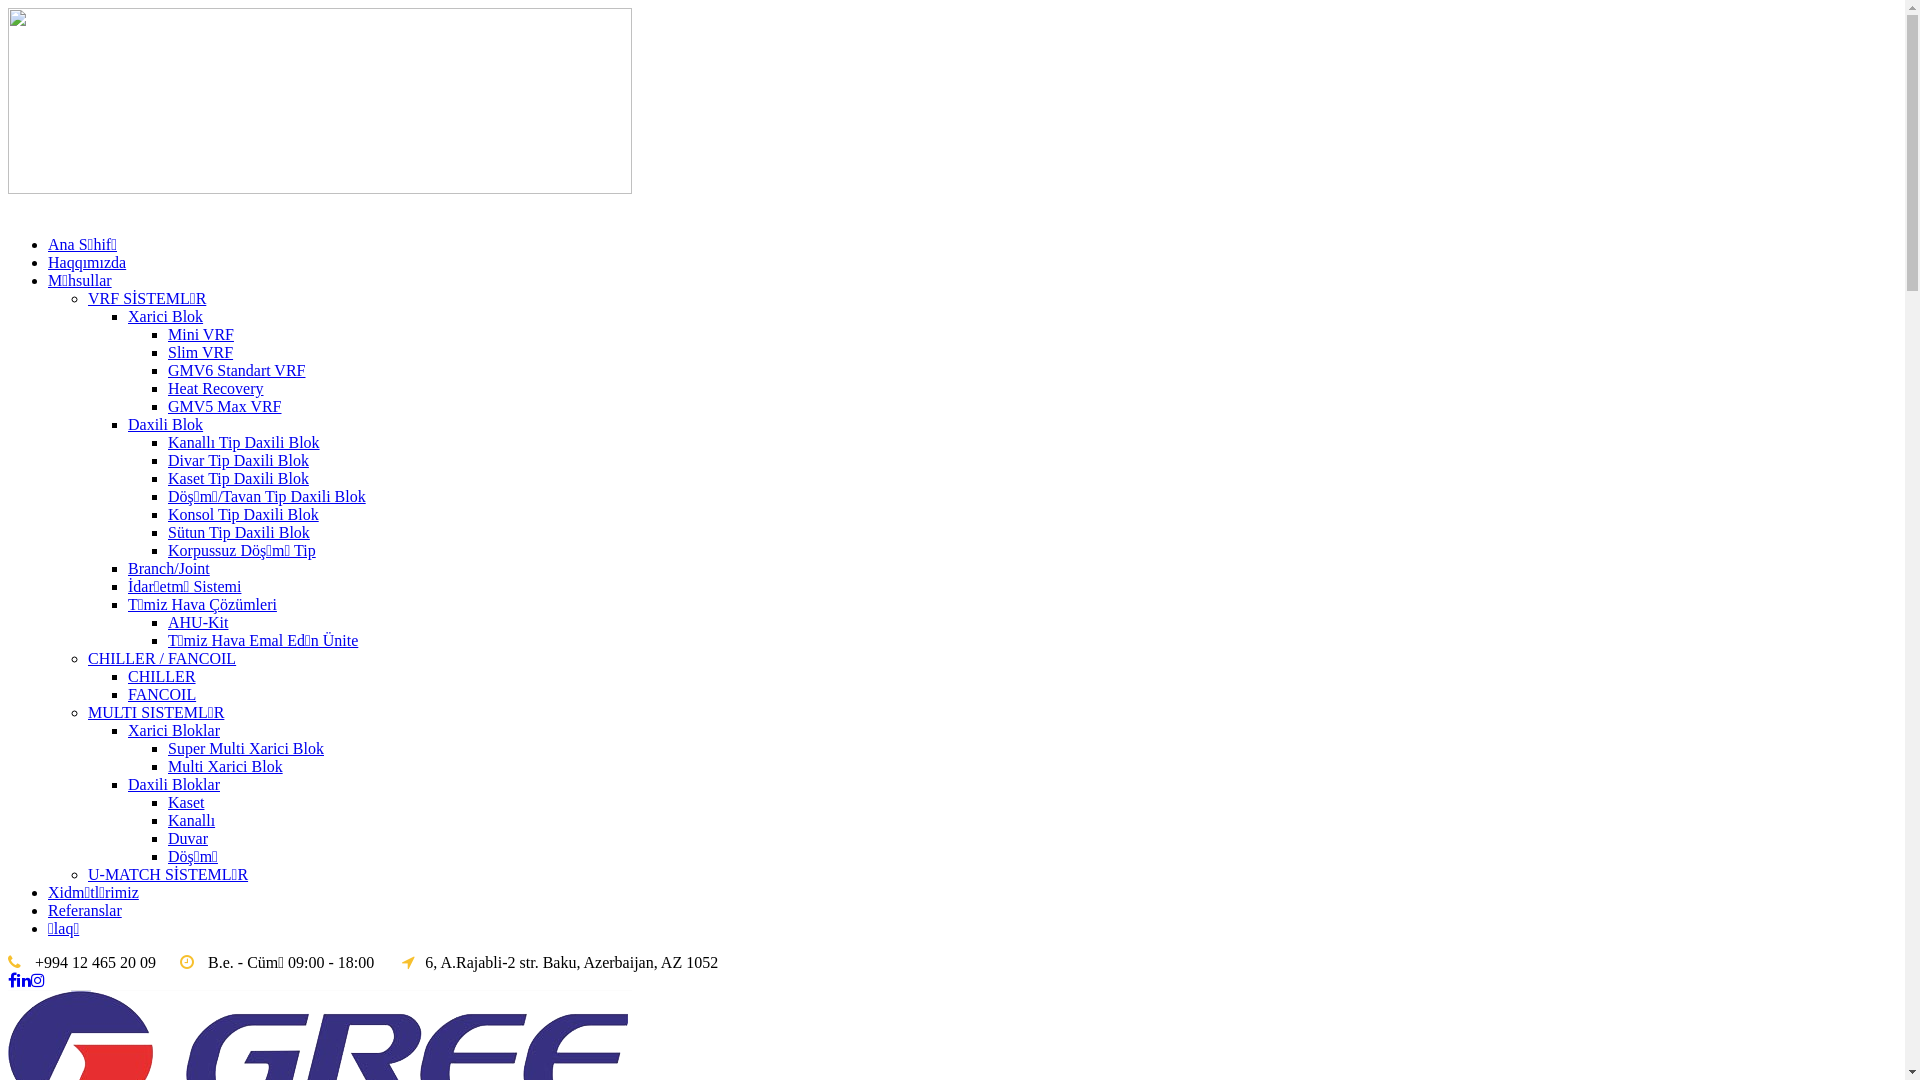  What do you see at coordinates (173, 730) in the screenshot?
I see `'Xarici Bloklar'` at bounding box center [173, 730].